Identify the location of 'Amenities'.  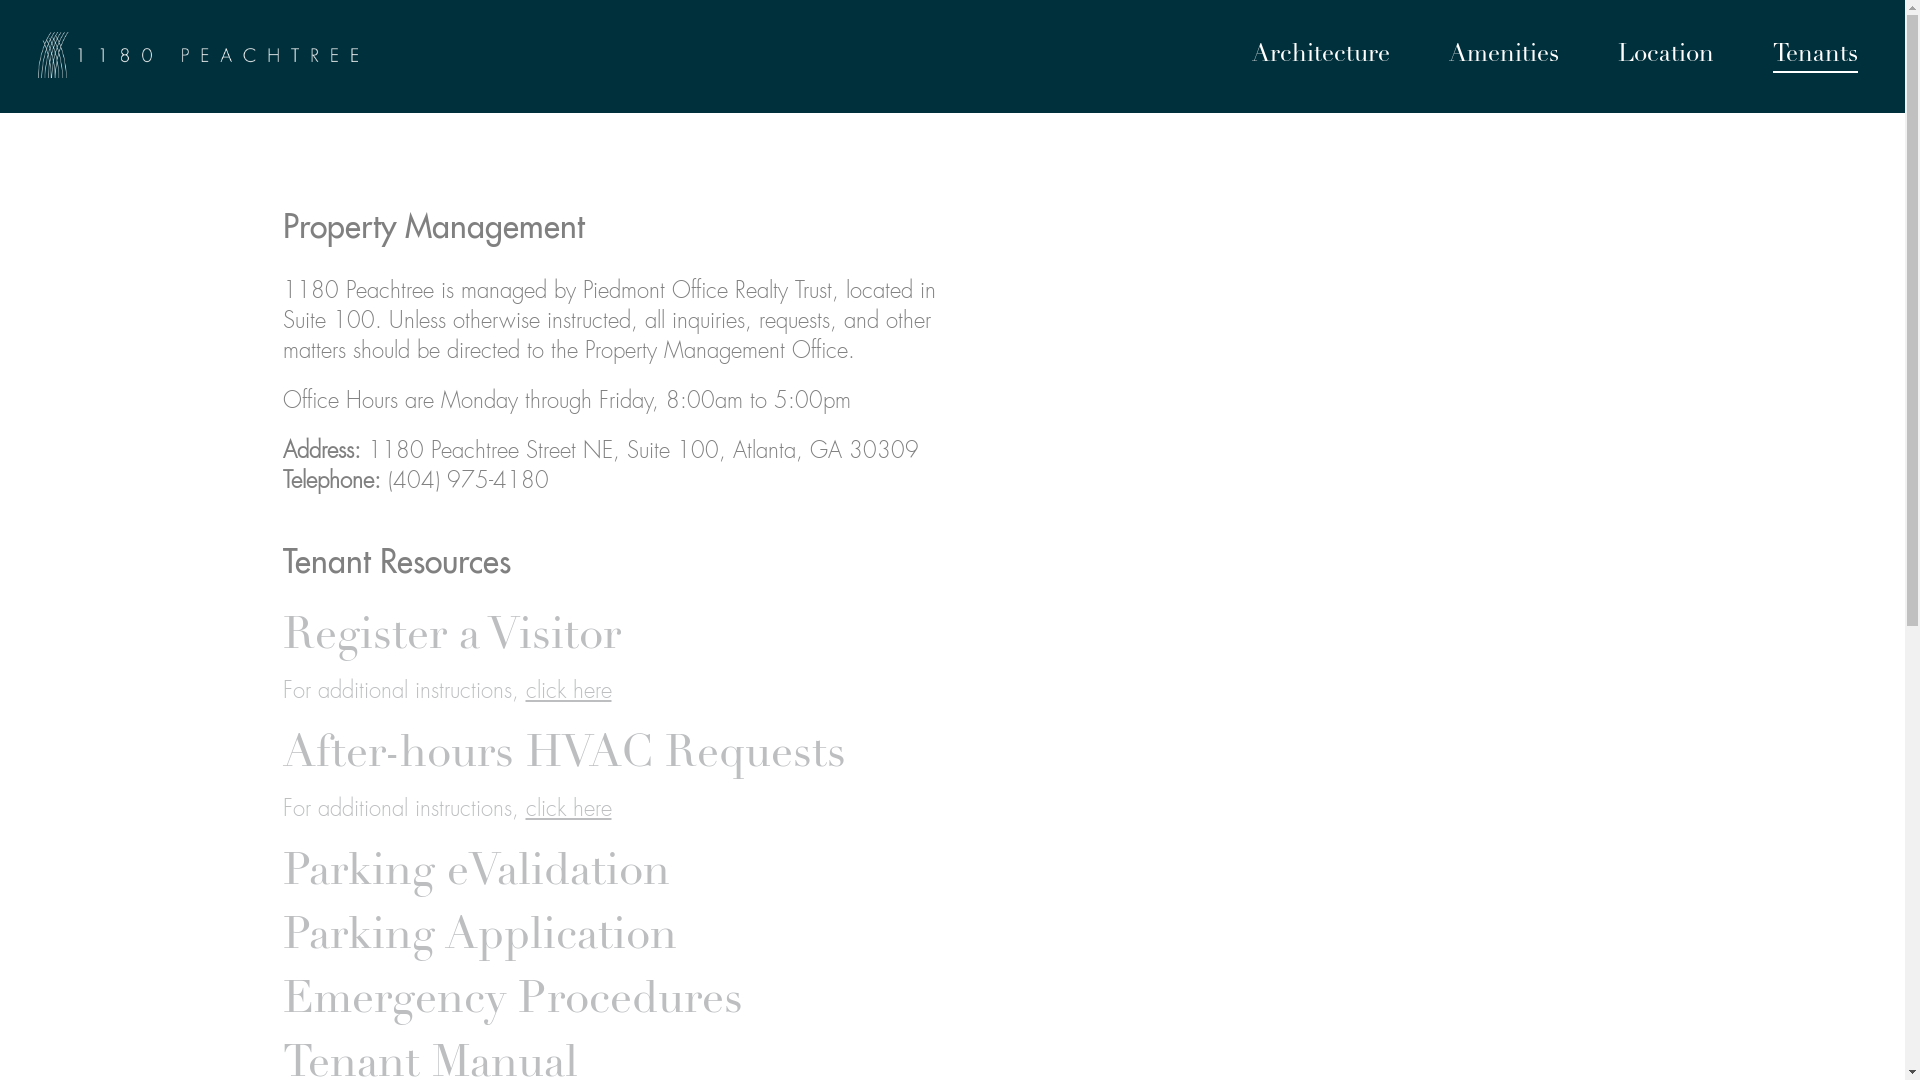
(1503, 56).